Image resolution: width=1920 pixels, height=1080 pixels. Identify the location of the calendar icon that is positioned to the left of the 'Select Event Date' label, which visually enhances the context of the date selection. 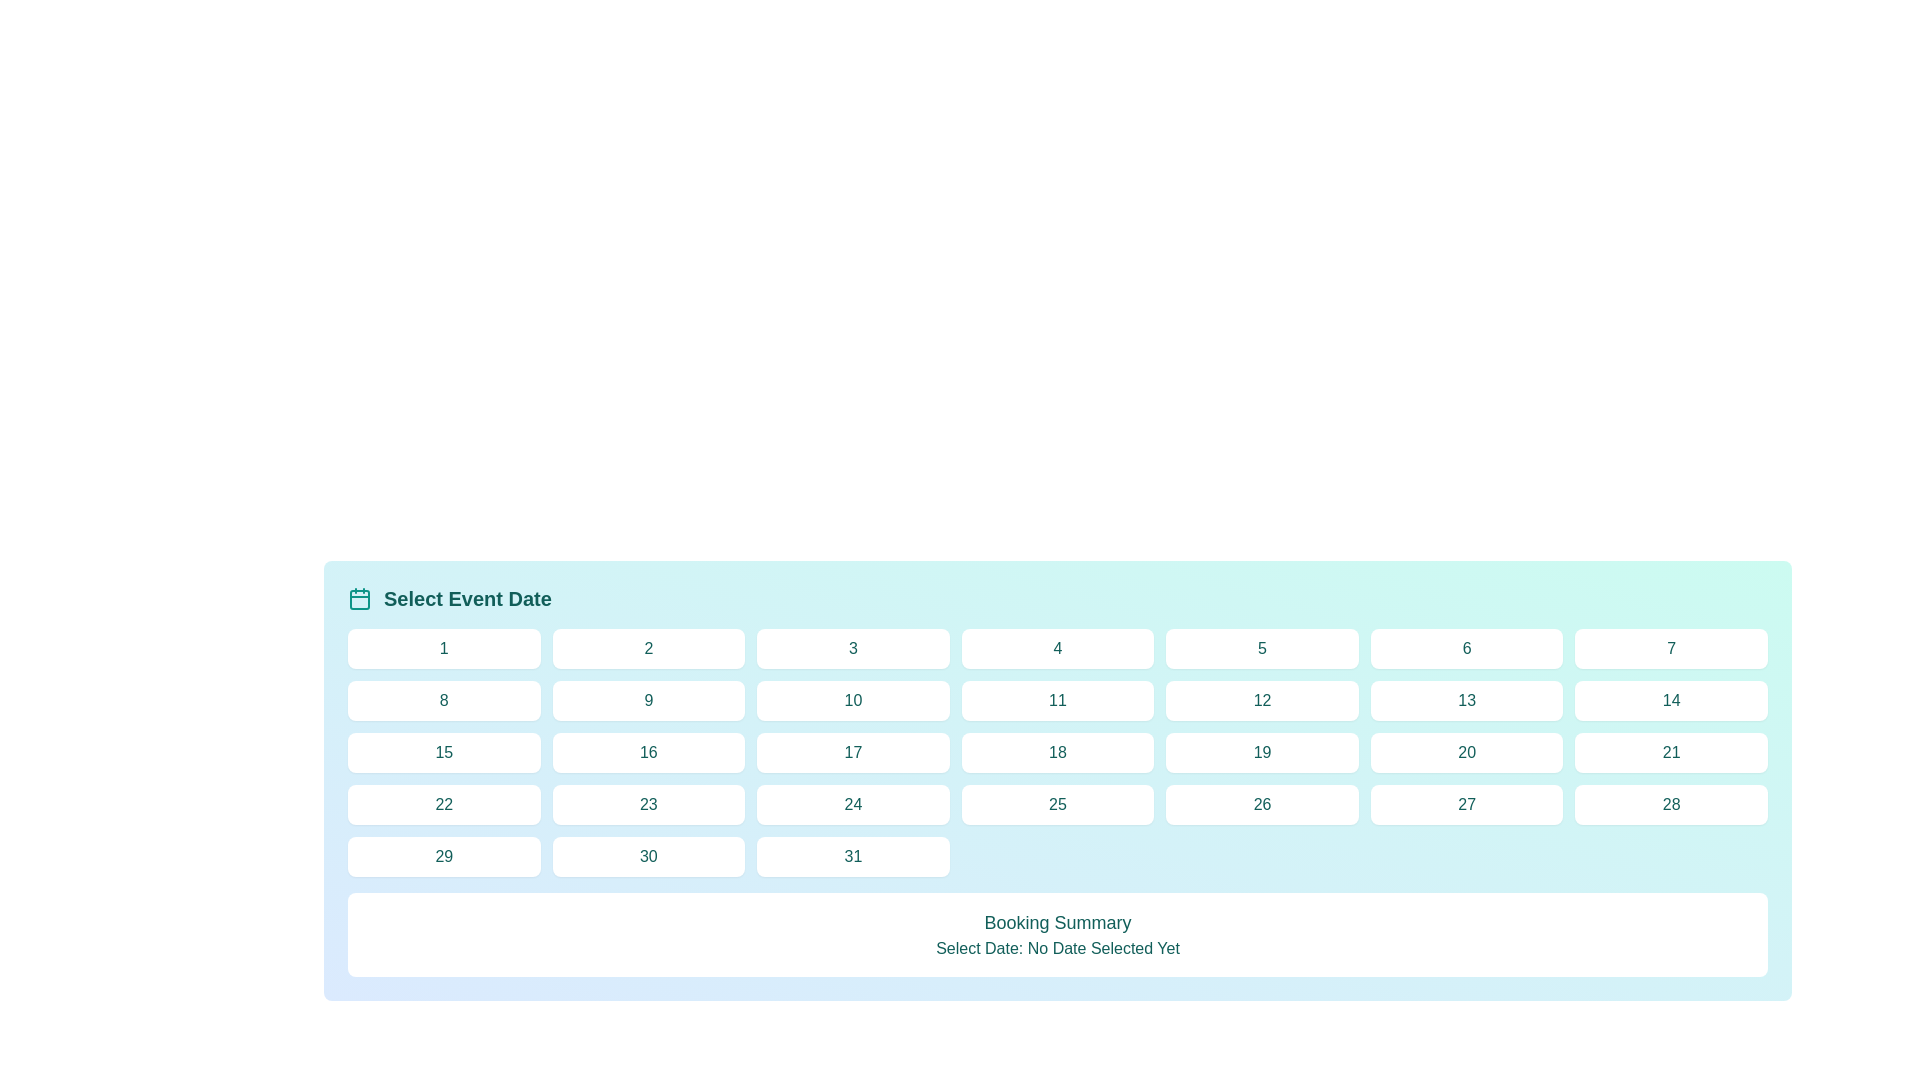
(360, 597).